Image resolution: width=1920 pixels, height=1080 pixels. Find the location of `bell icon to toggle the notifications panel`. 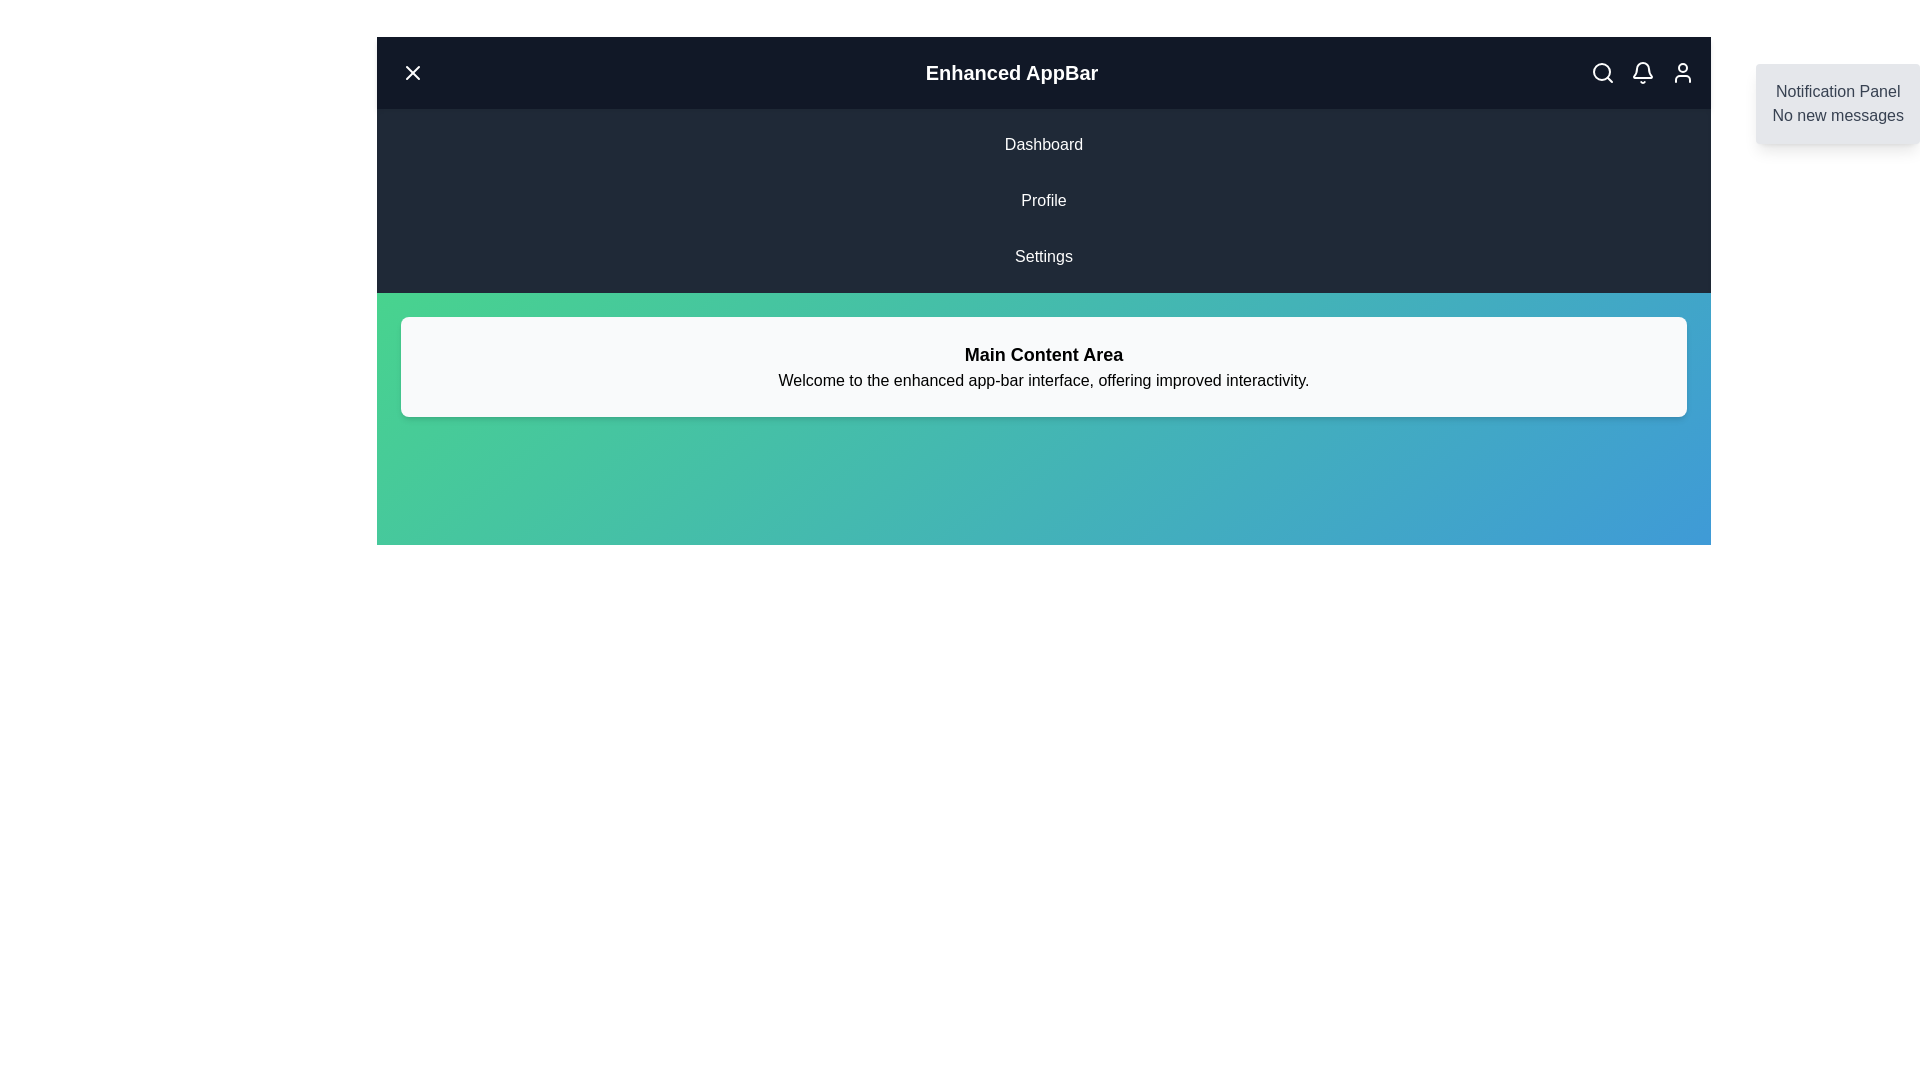

bell icon to toggle the notifications panel is located at coordinates (1642, 72).